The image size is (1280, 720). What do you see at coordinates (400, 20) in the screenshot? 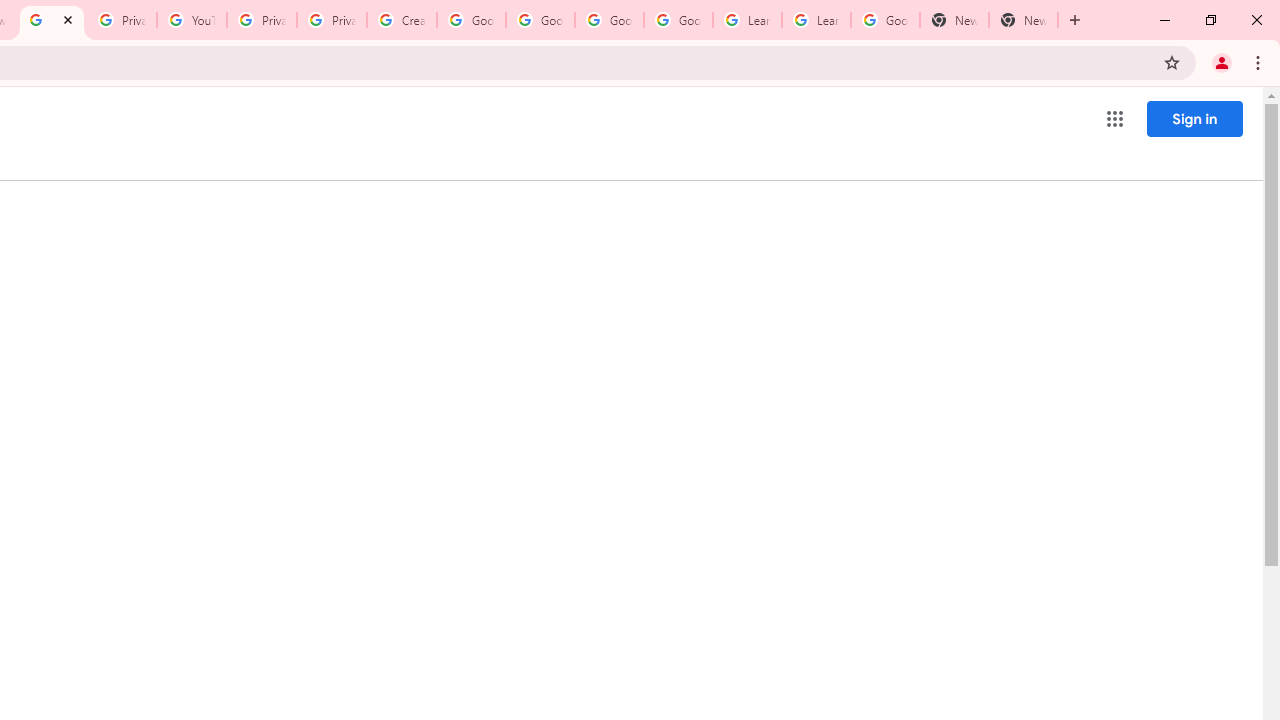
I see `'Create your Google Account'` at bounding box center [400, 20].